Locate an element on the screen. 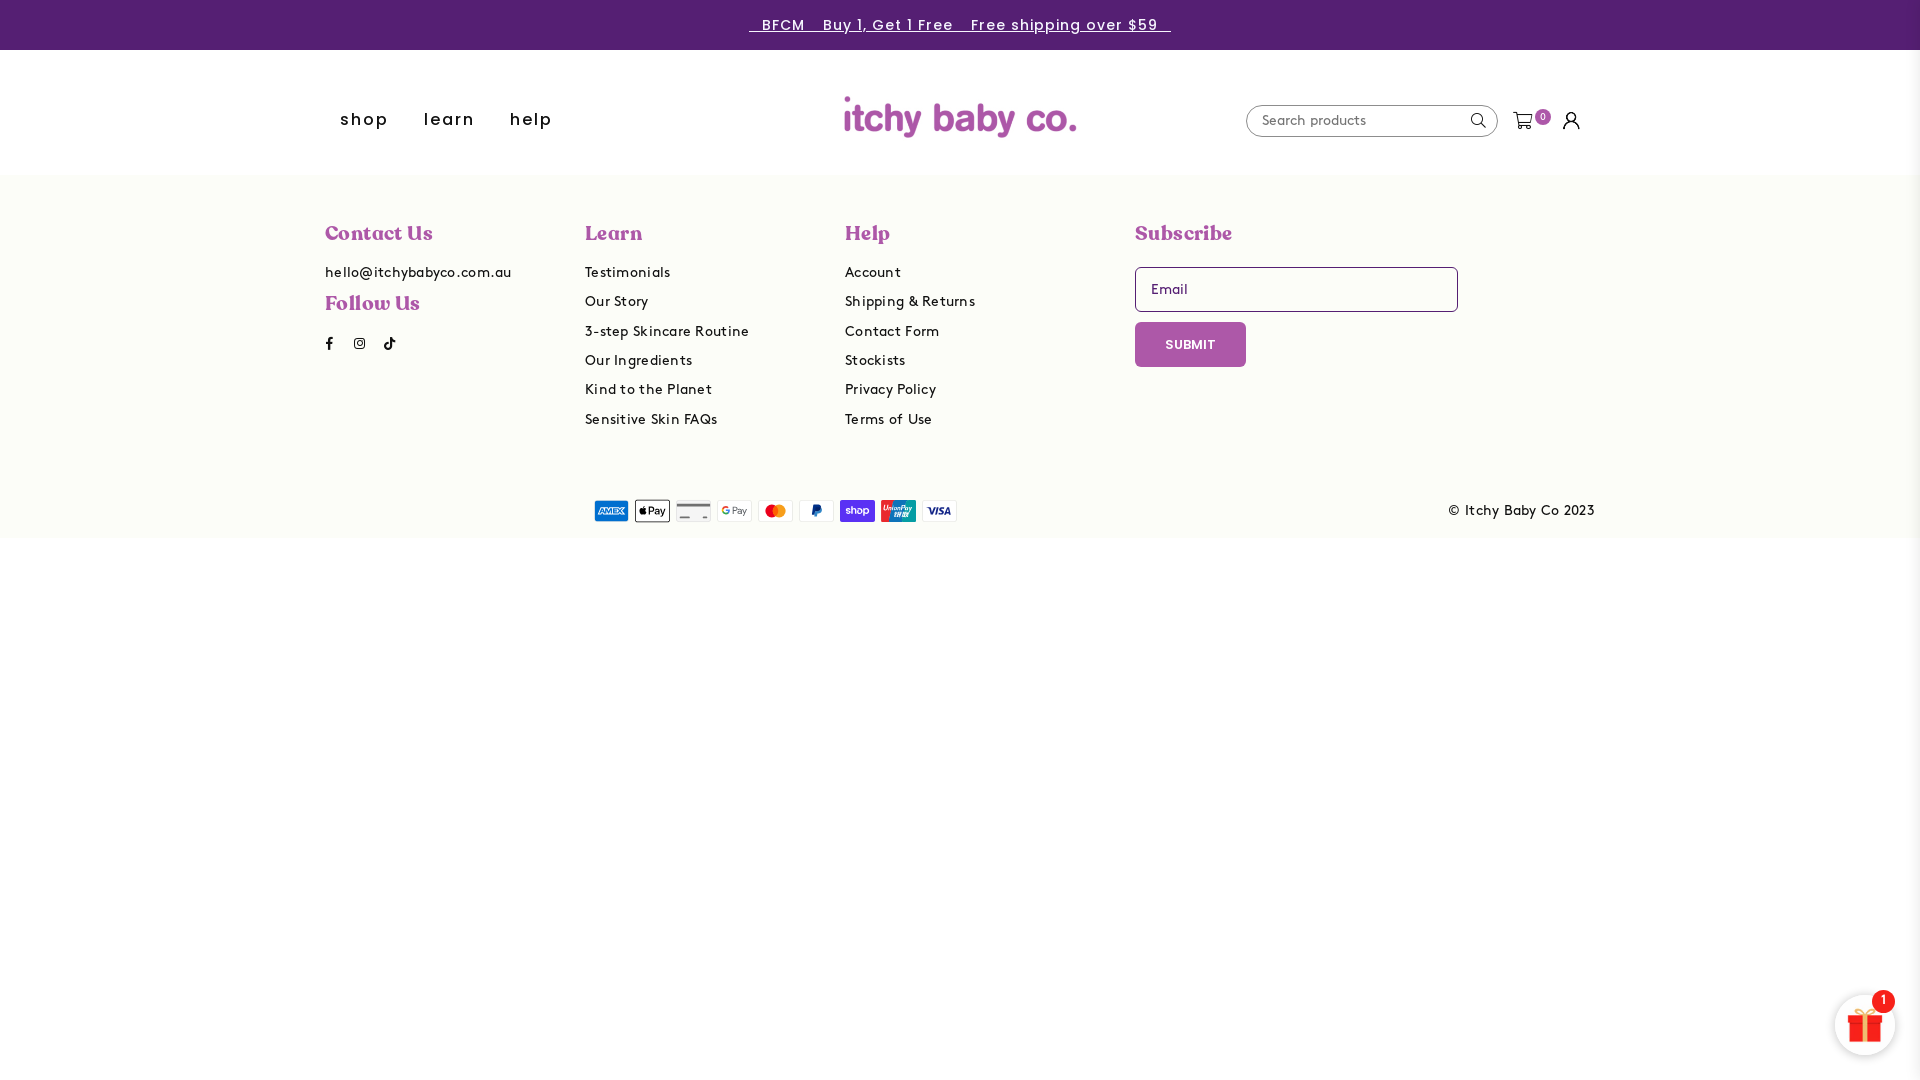  'Our Ingredients' is located at coordinates (637, 360).